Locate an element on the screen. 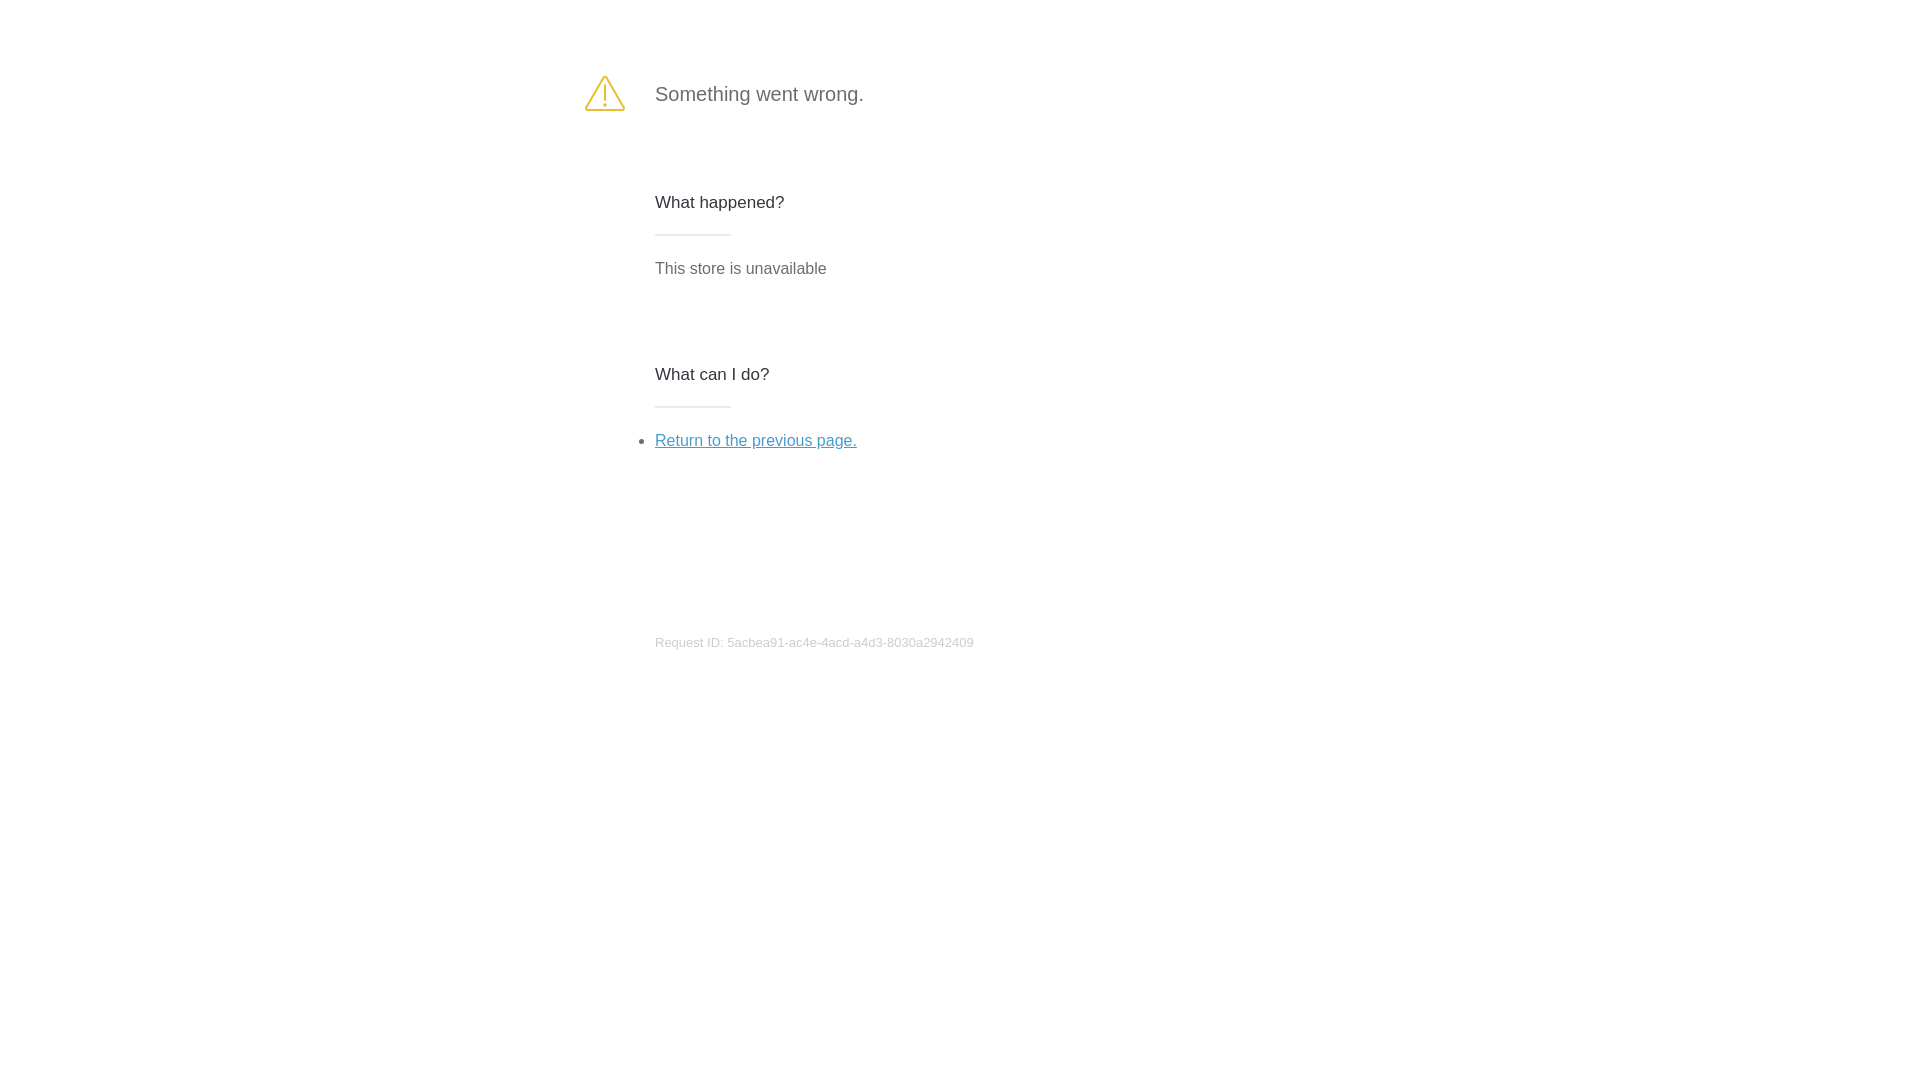 This screenshot has width=1920, height=1080. 'Return to the previous page.' is located at coordinates (754, 439).